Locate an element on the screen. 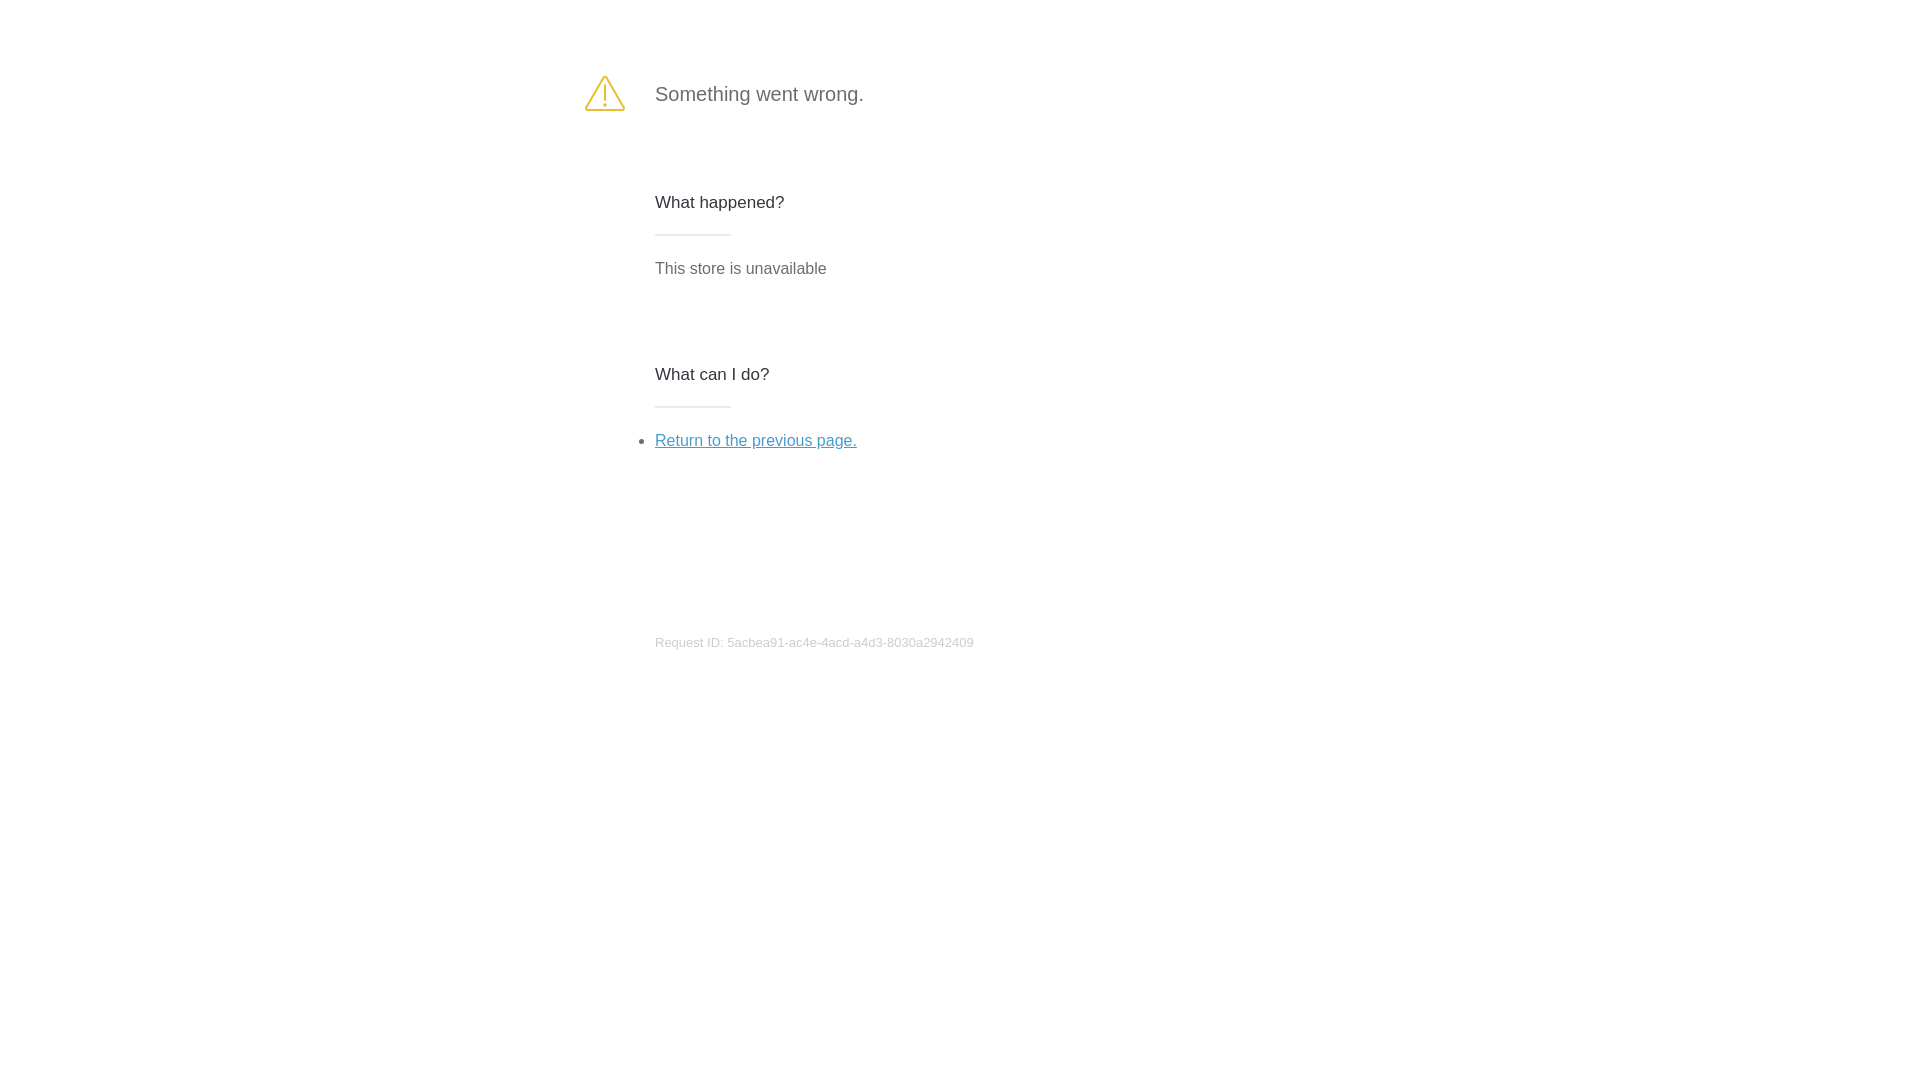 This screenshot has width=1920, height=1080. 'Return to the previous page.' is located at coordinates (754, 439).